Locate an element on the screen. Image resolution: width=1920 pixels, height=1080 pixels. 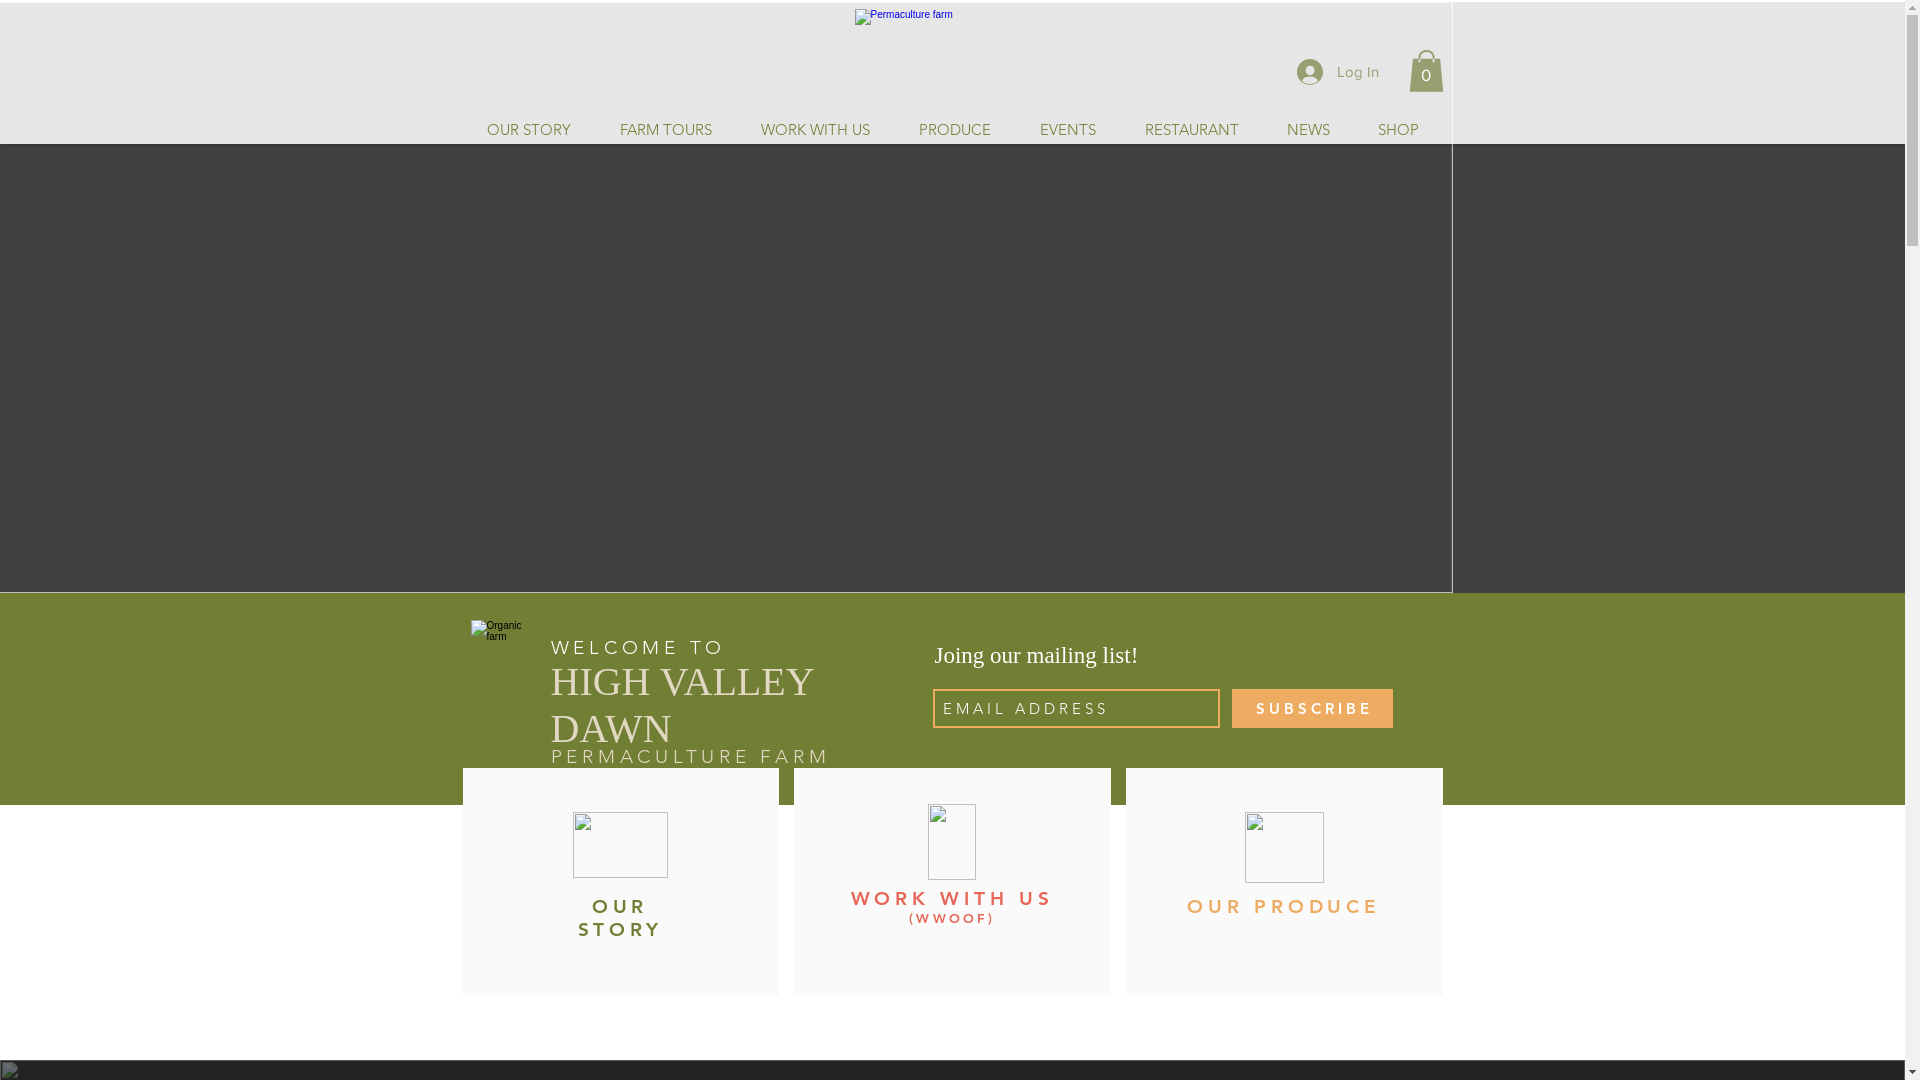
'EVENTS' is located at coordinates (1065, 130).